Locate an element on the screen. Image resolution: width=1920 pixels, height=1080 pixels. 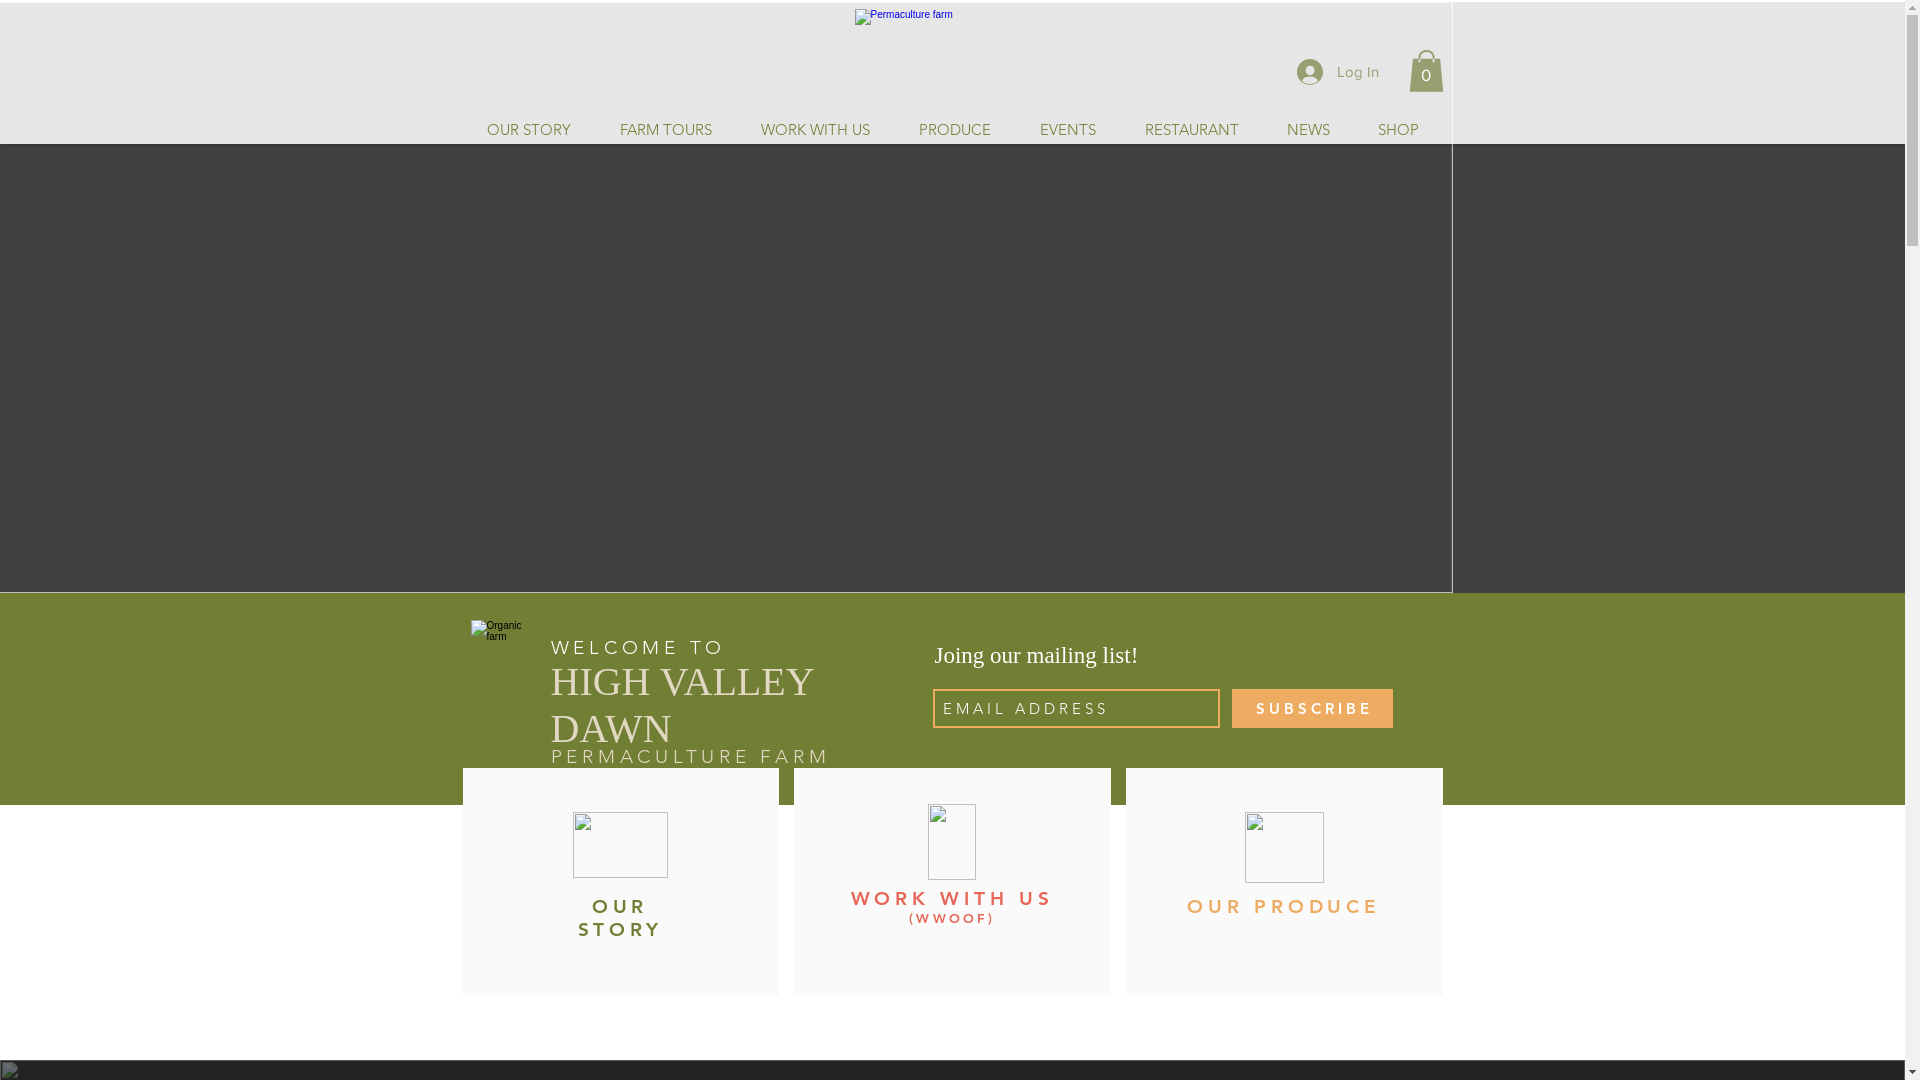
'EVENTS' is located at coordinates (1065, 130).